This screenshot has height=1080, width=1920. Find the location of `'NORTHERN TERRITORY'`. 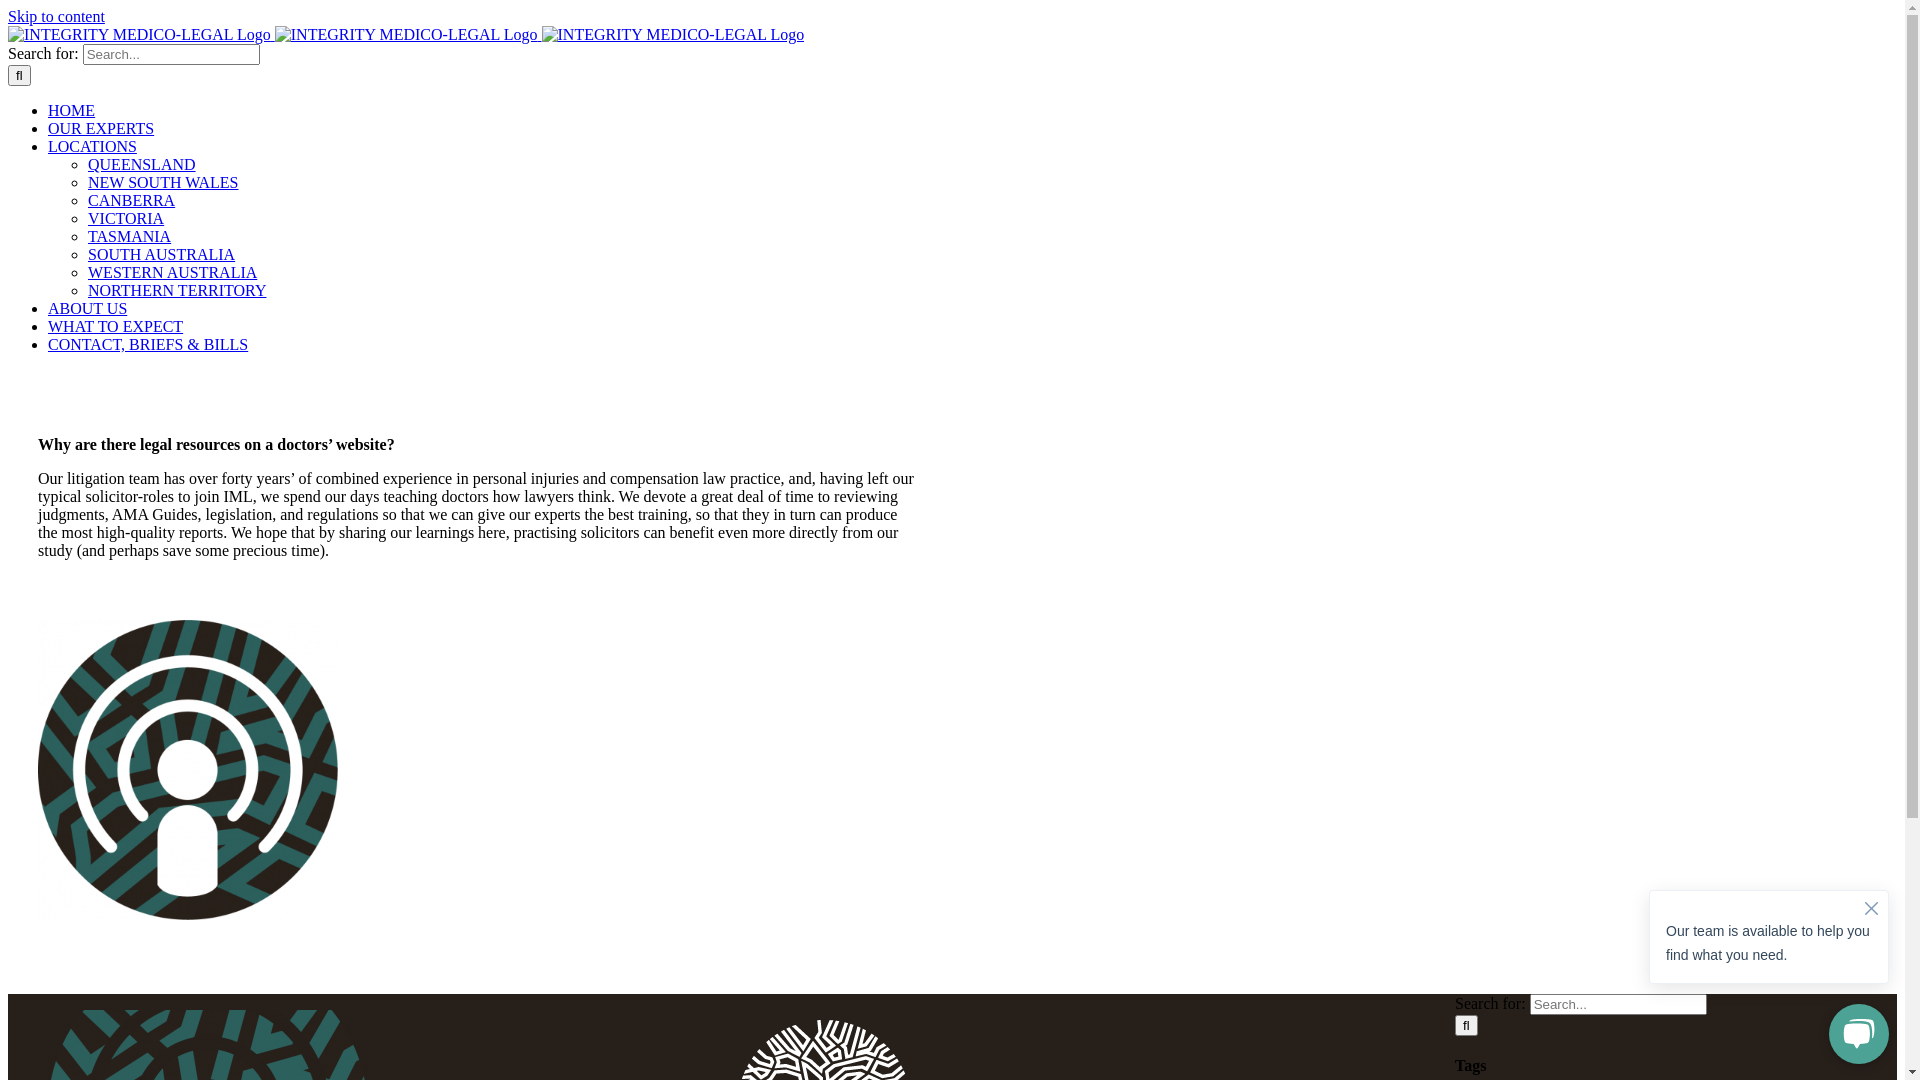

'NORTHERN TERRITORY' is located at coordinates (177, 290).